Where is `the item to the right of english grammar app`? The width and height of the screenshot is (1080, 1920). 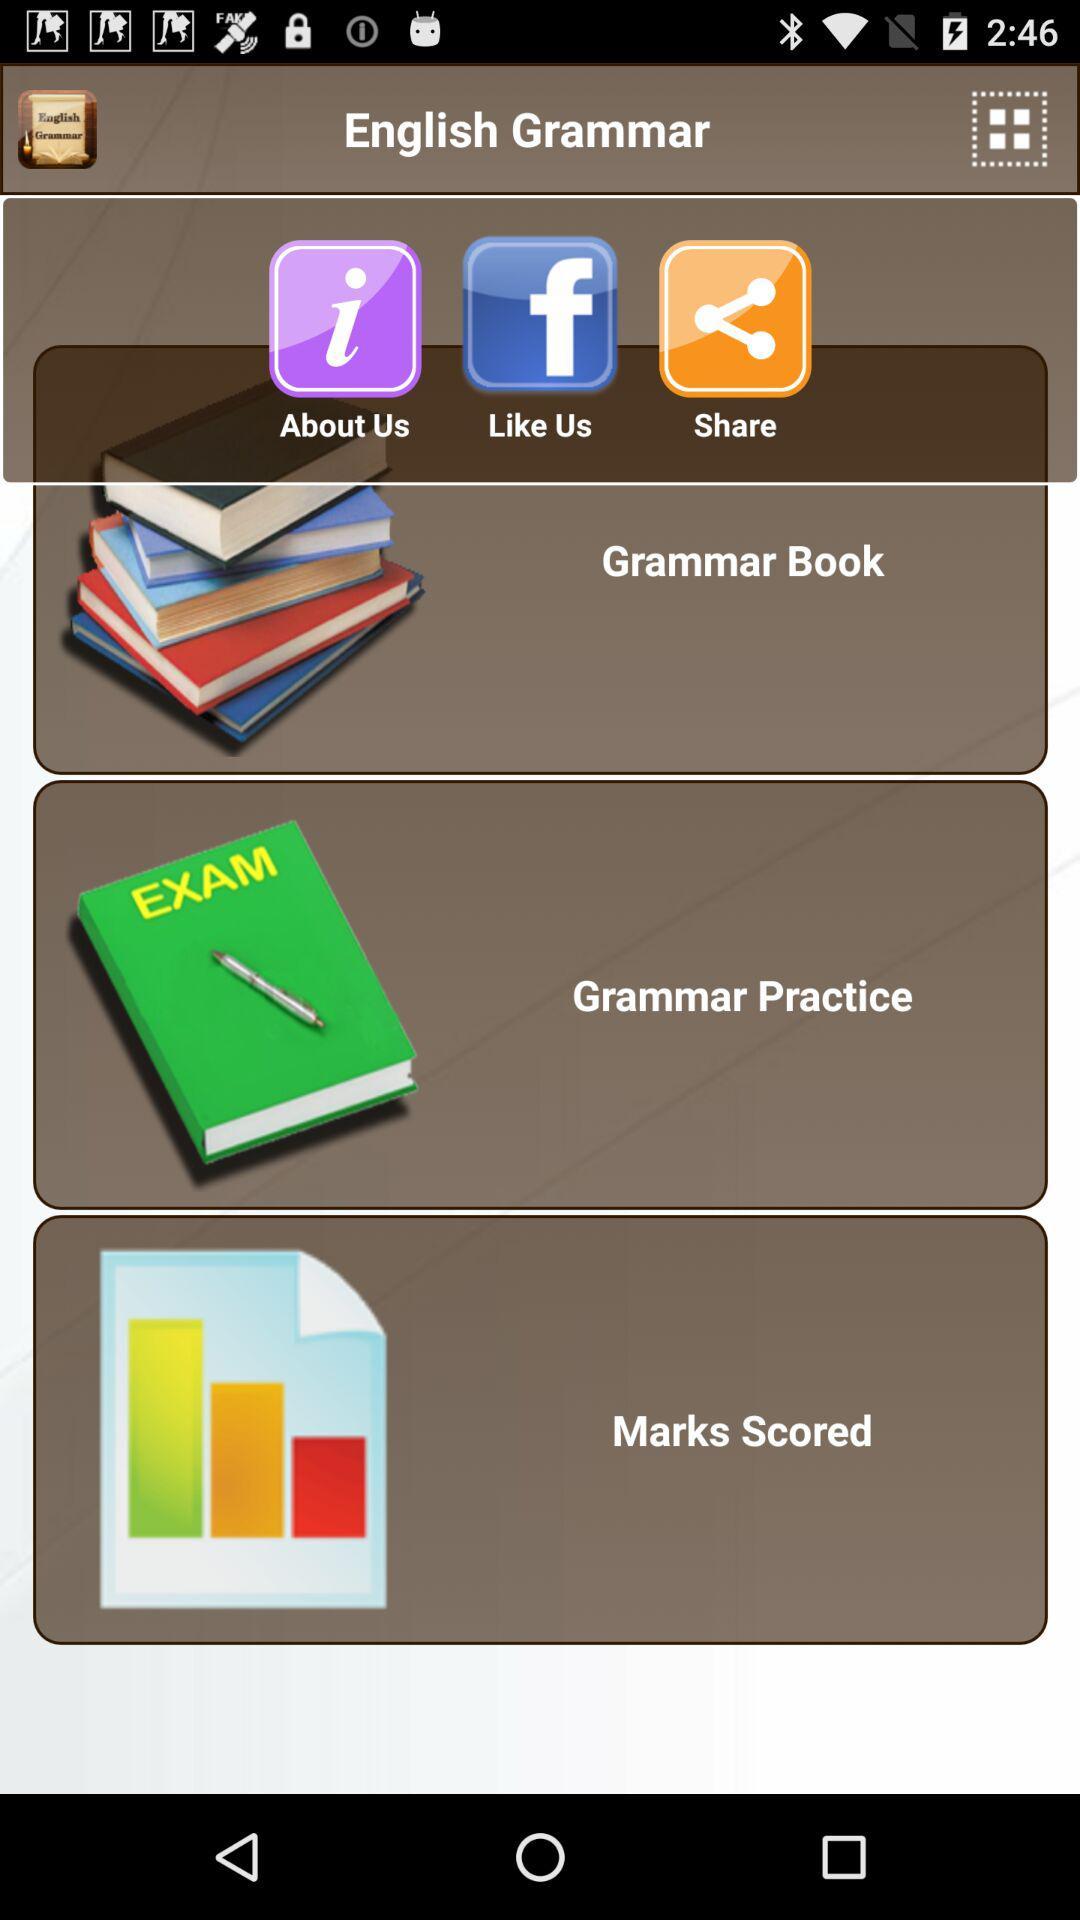 the item to the right of english grammar app is located at coordinates (1009, 128).